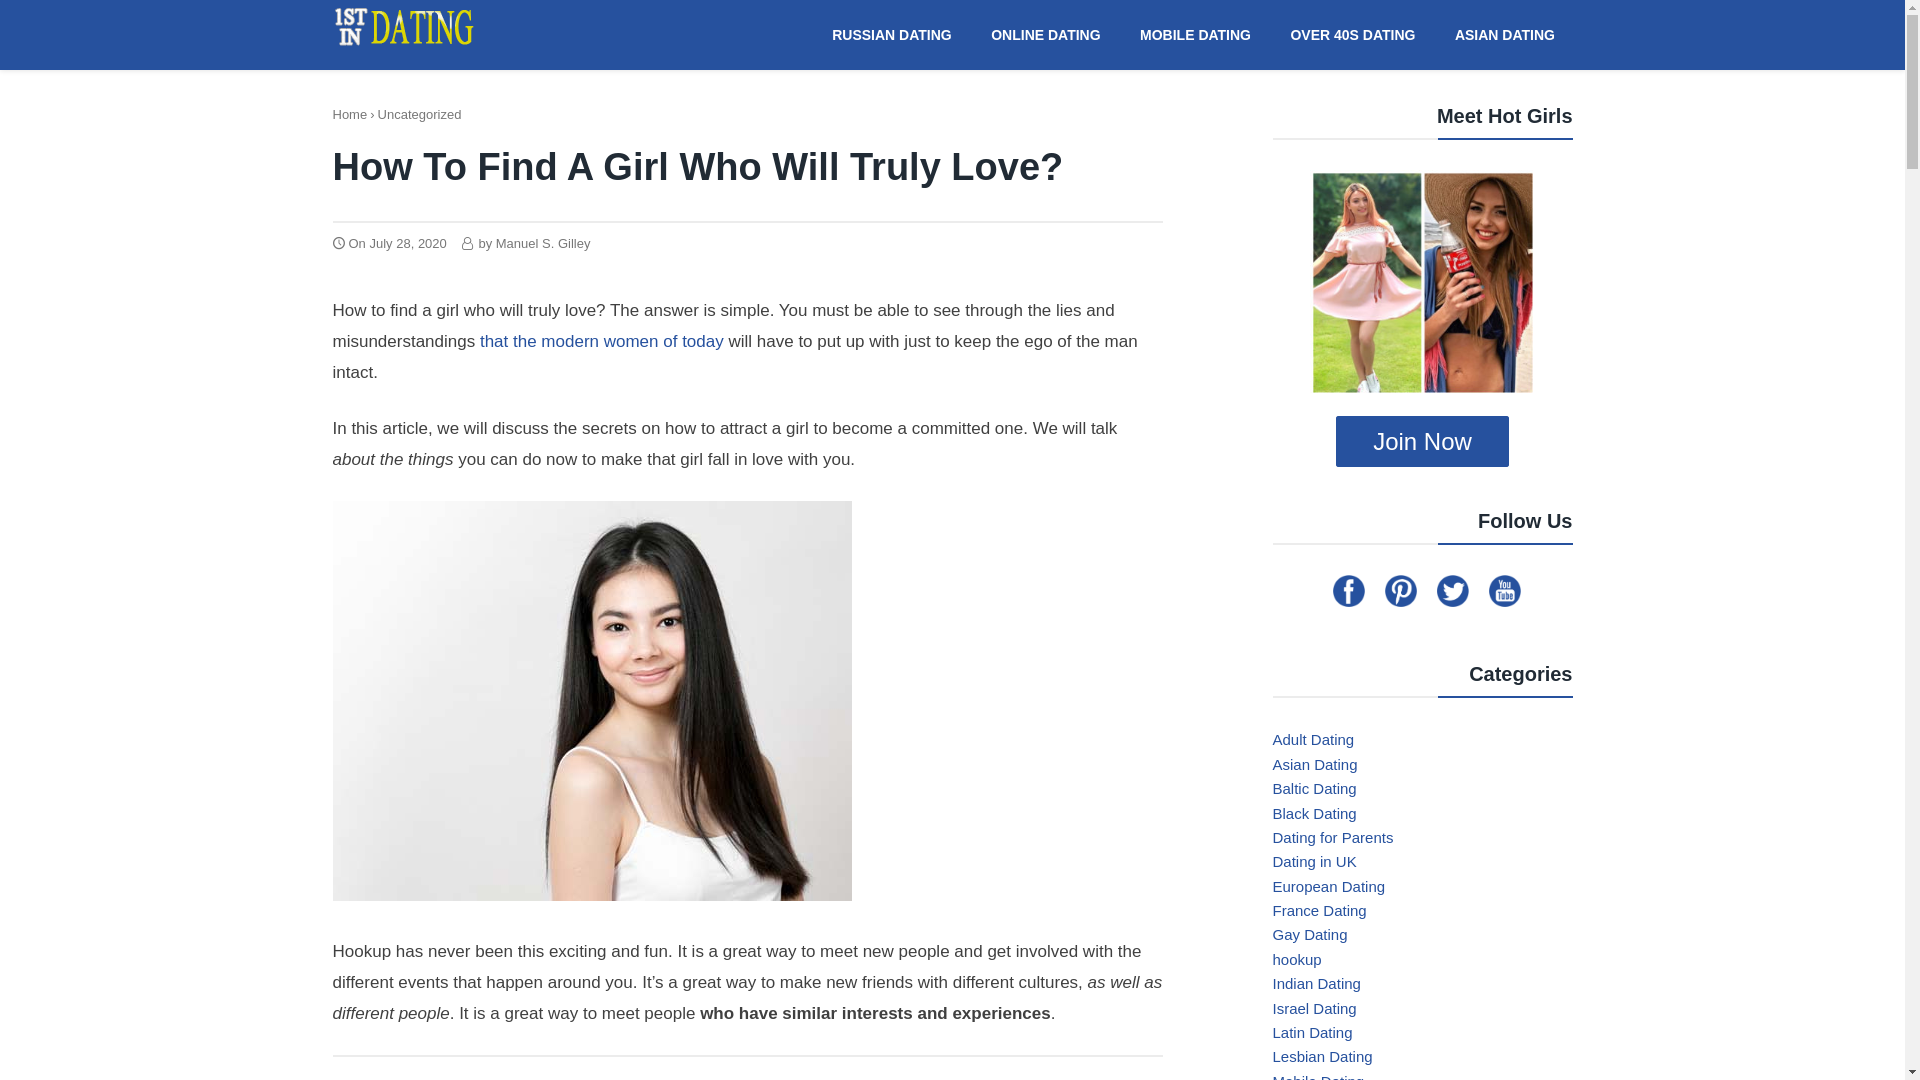  What do you see at coordinates (1271, 860) in the screenshot?
I see `'Dating in UK'` at bounding box center [1271, 860].